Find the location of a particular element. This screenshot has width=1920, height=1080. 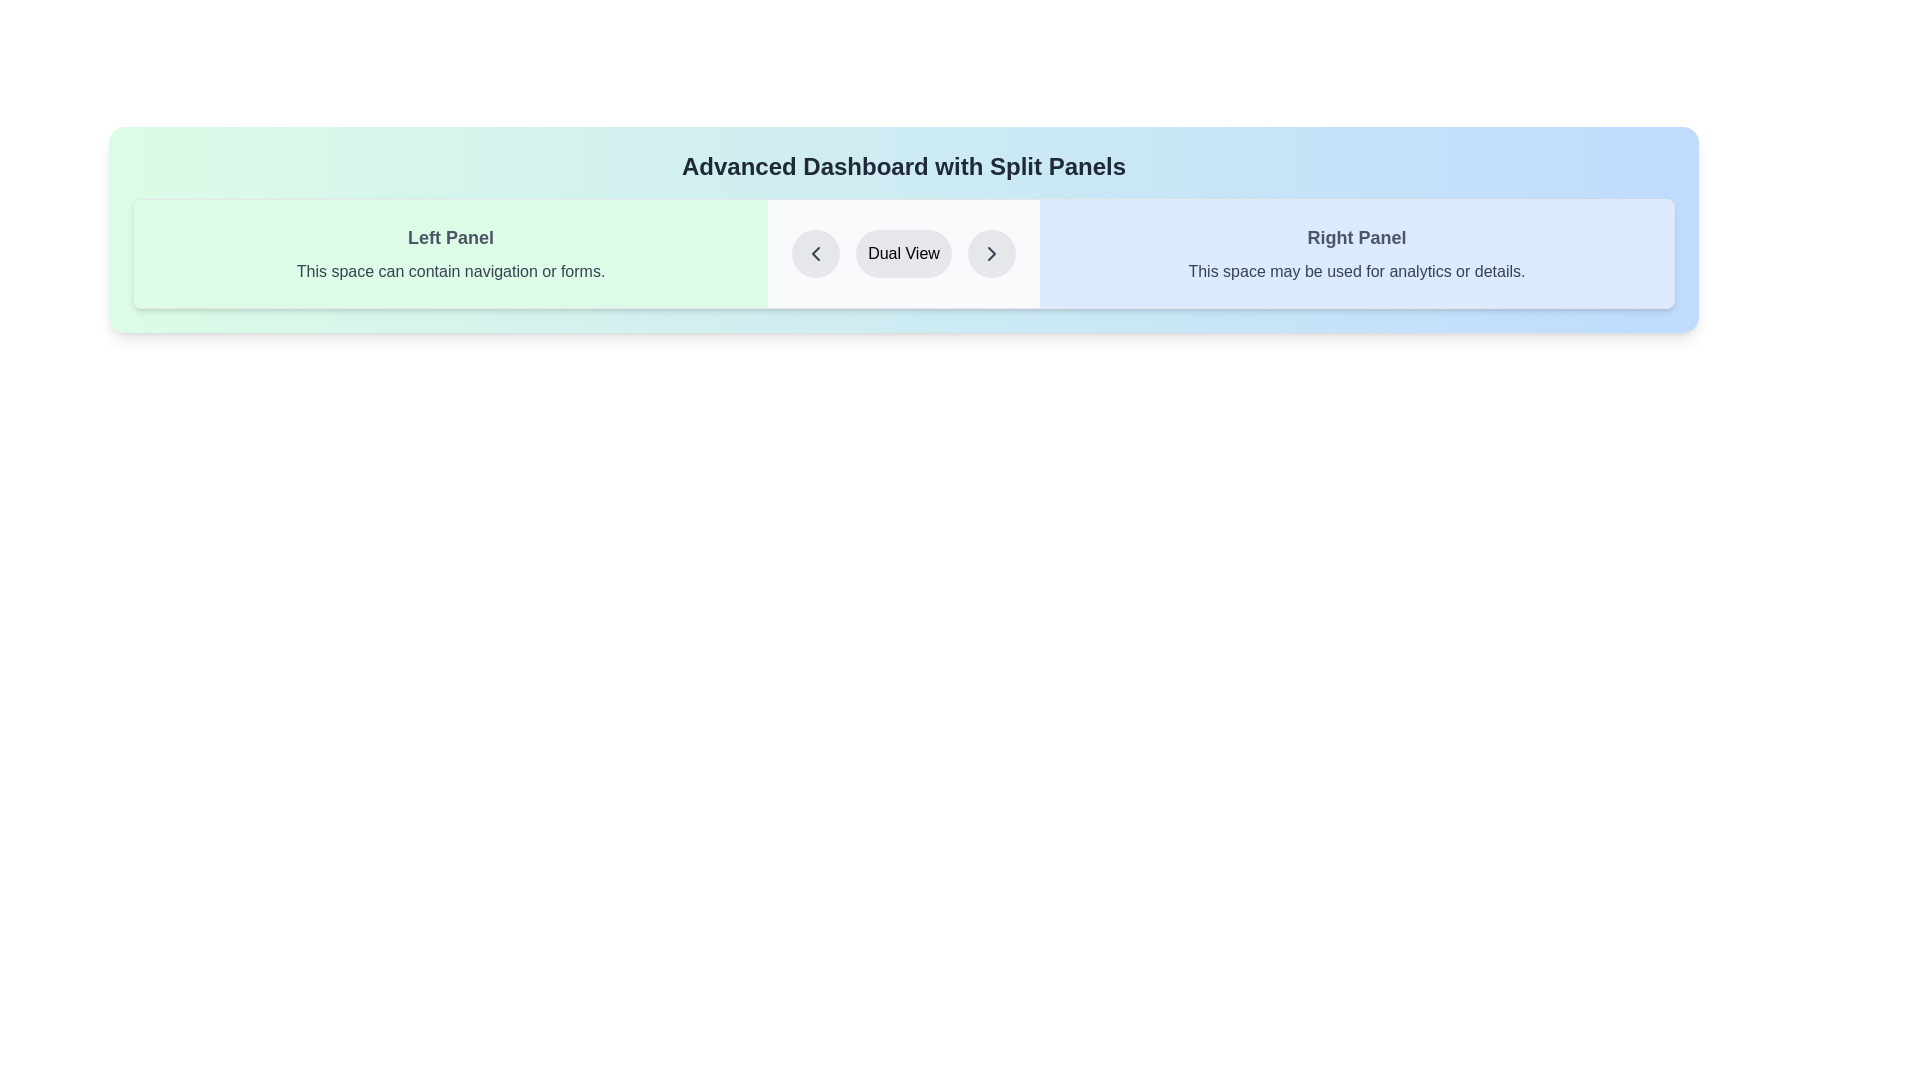

the dual-view button located at the center of the control section, between the left and right arrow buttons is located at coordinates (902, 253).